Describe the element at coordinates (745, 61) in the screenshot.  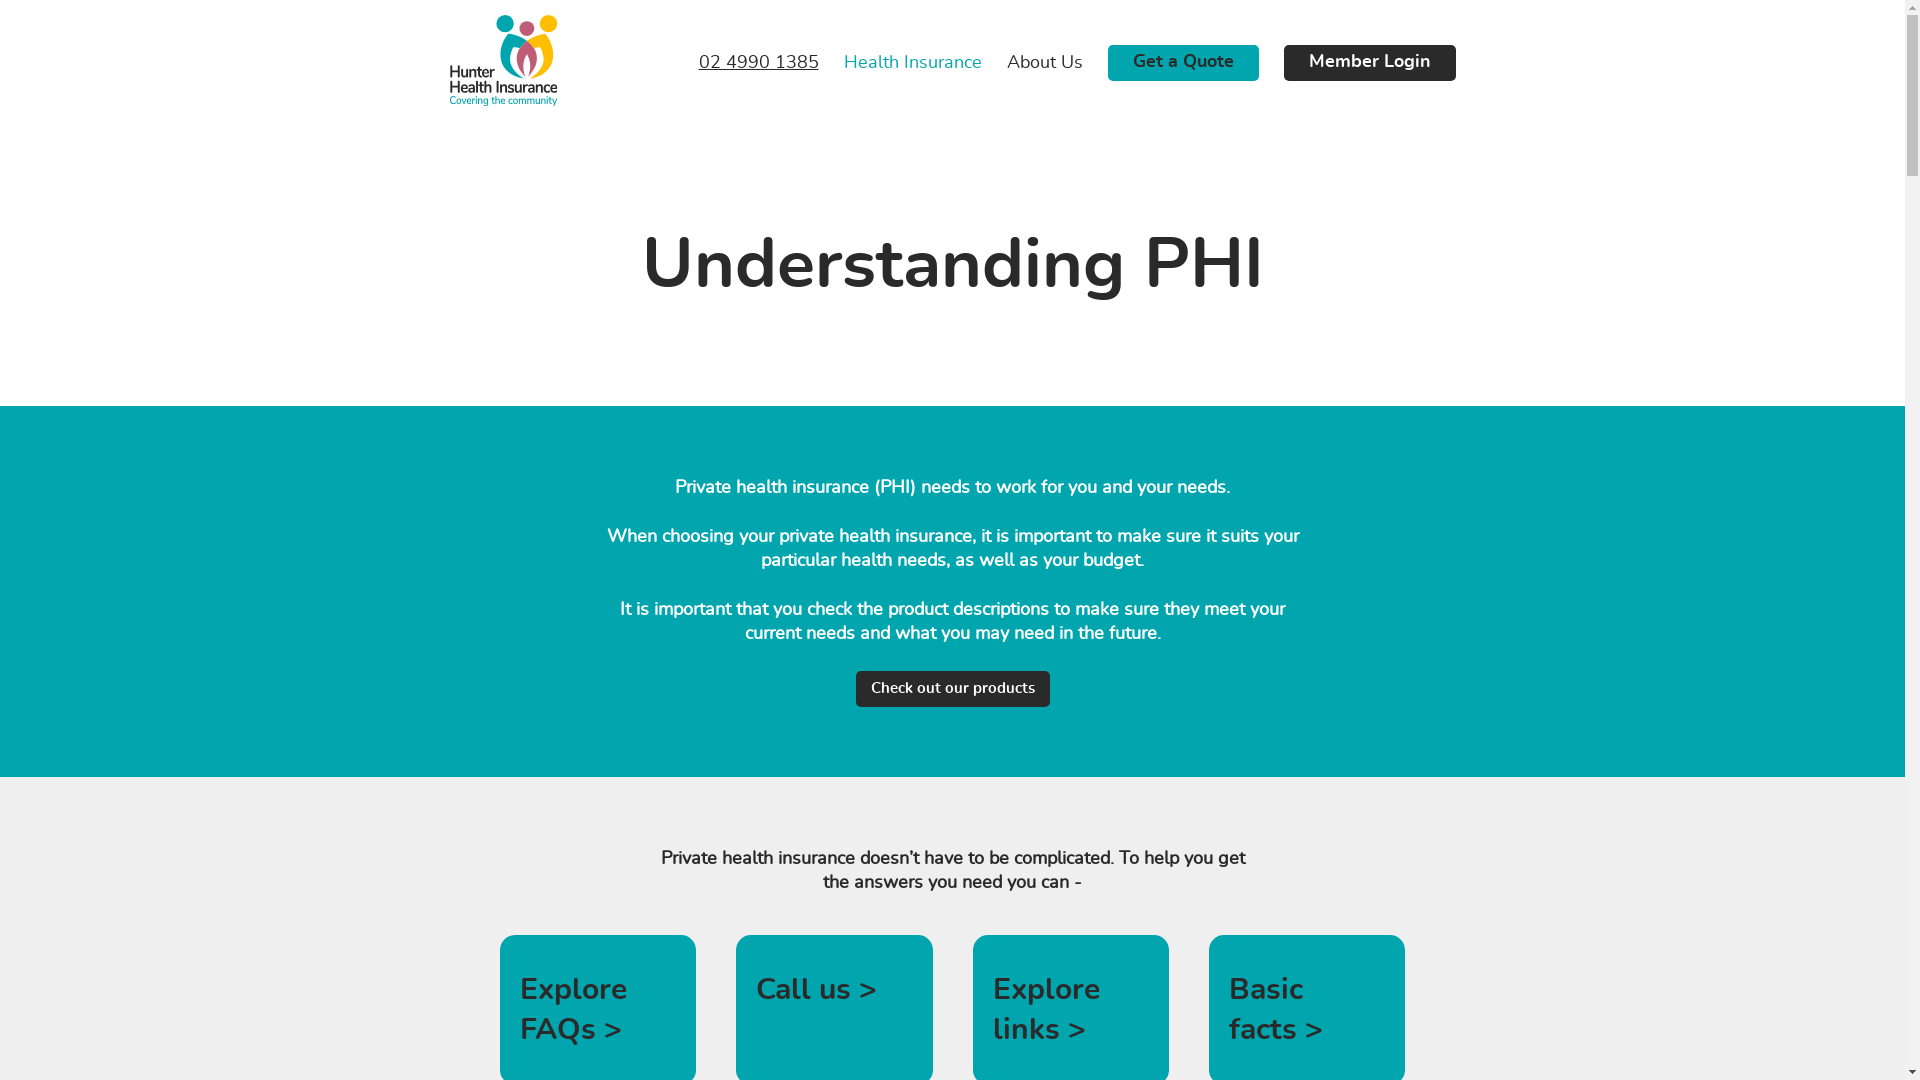
I see `'02 4990 1385'` at that location.